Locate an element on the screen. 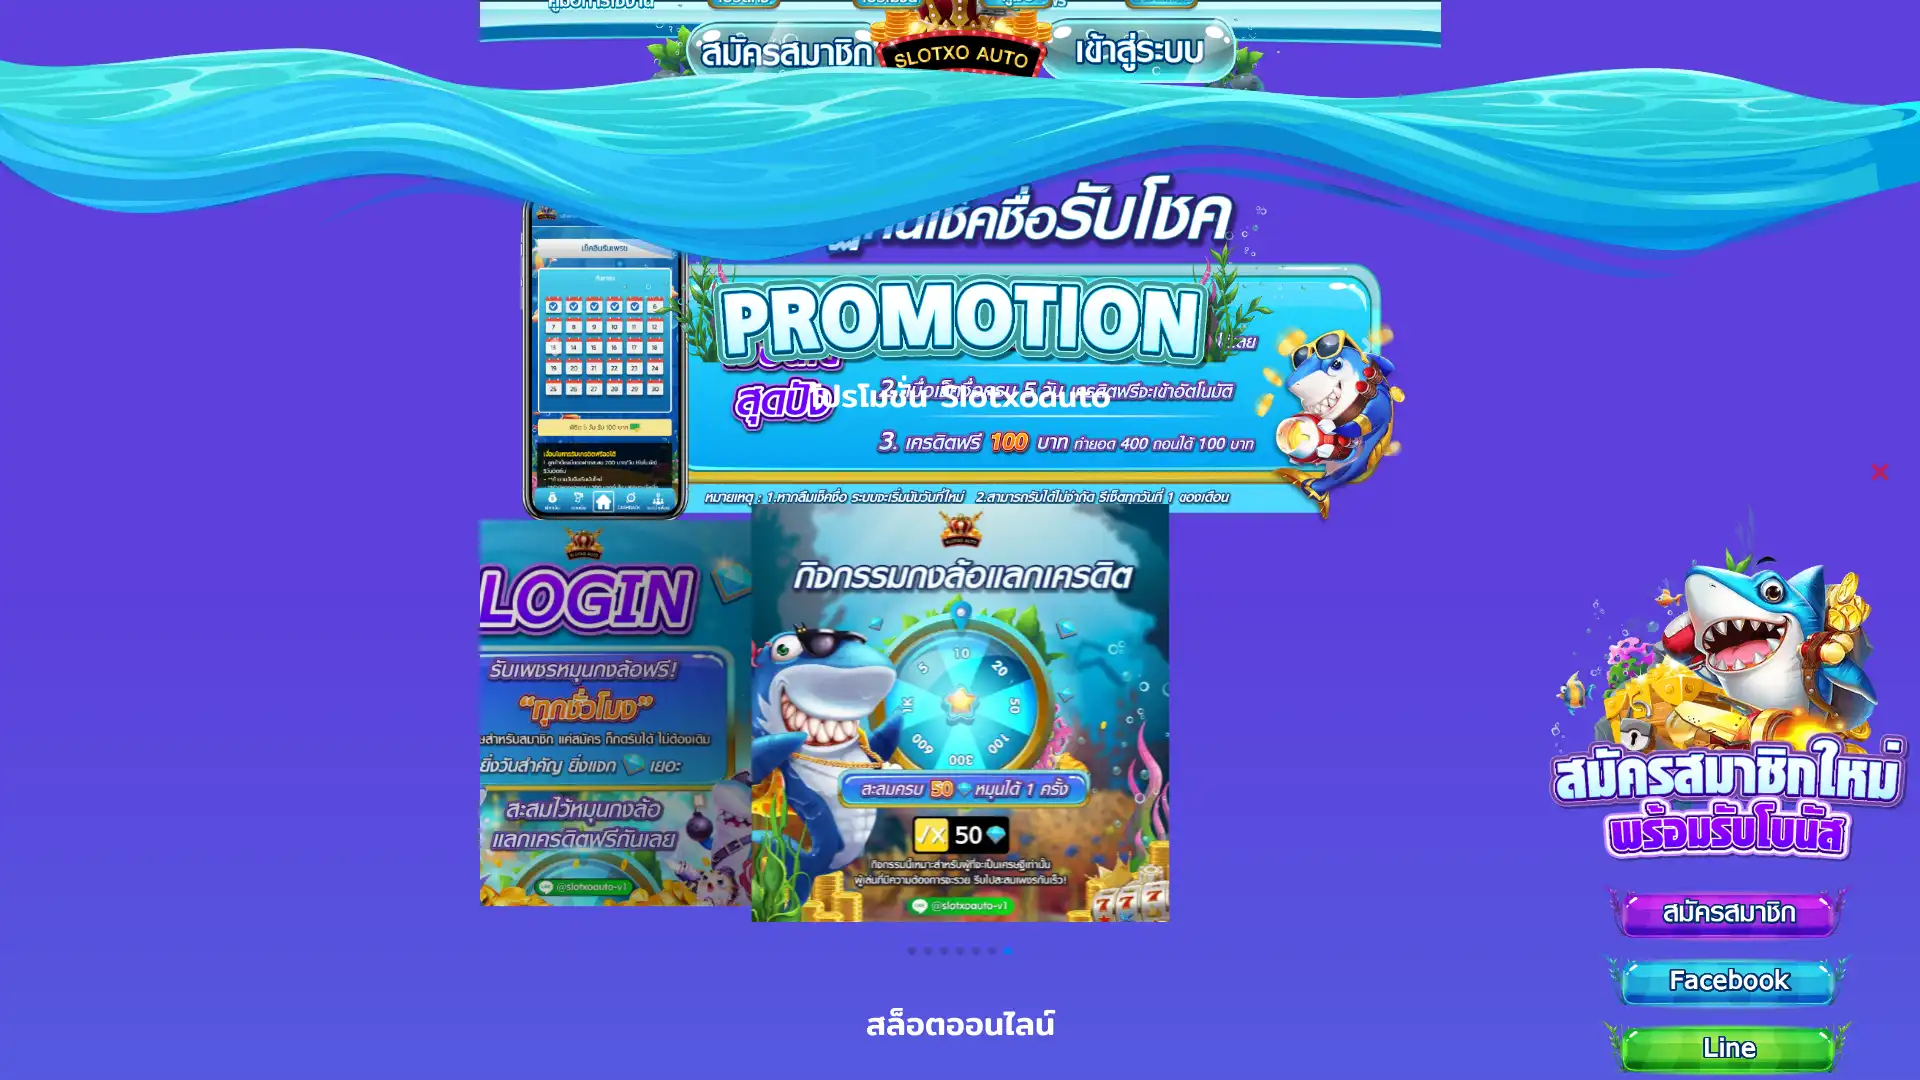 This screenshot has width=1920, height=1080. Close is located at coordinates (1879, 471).